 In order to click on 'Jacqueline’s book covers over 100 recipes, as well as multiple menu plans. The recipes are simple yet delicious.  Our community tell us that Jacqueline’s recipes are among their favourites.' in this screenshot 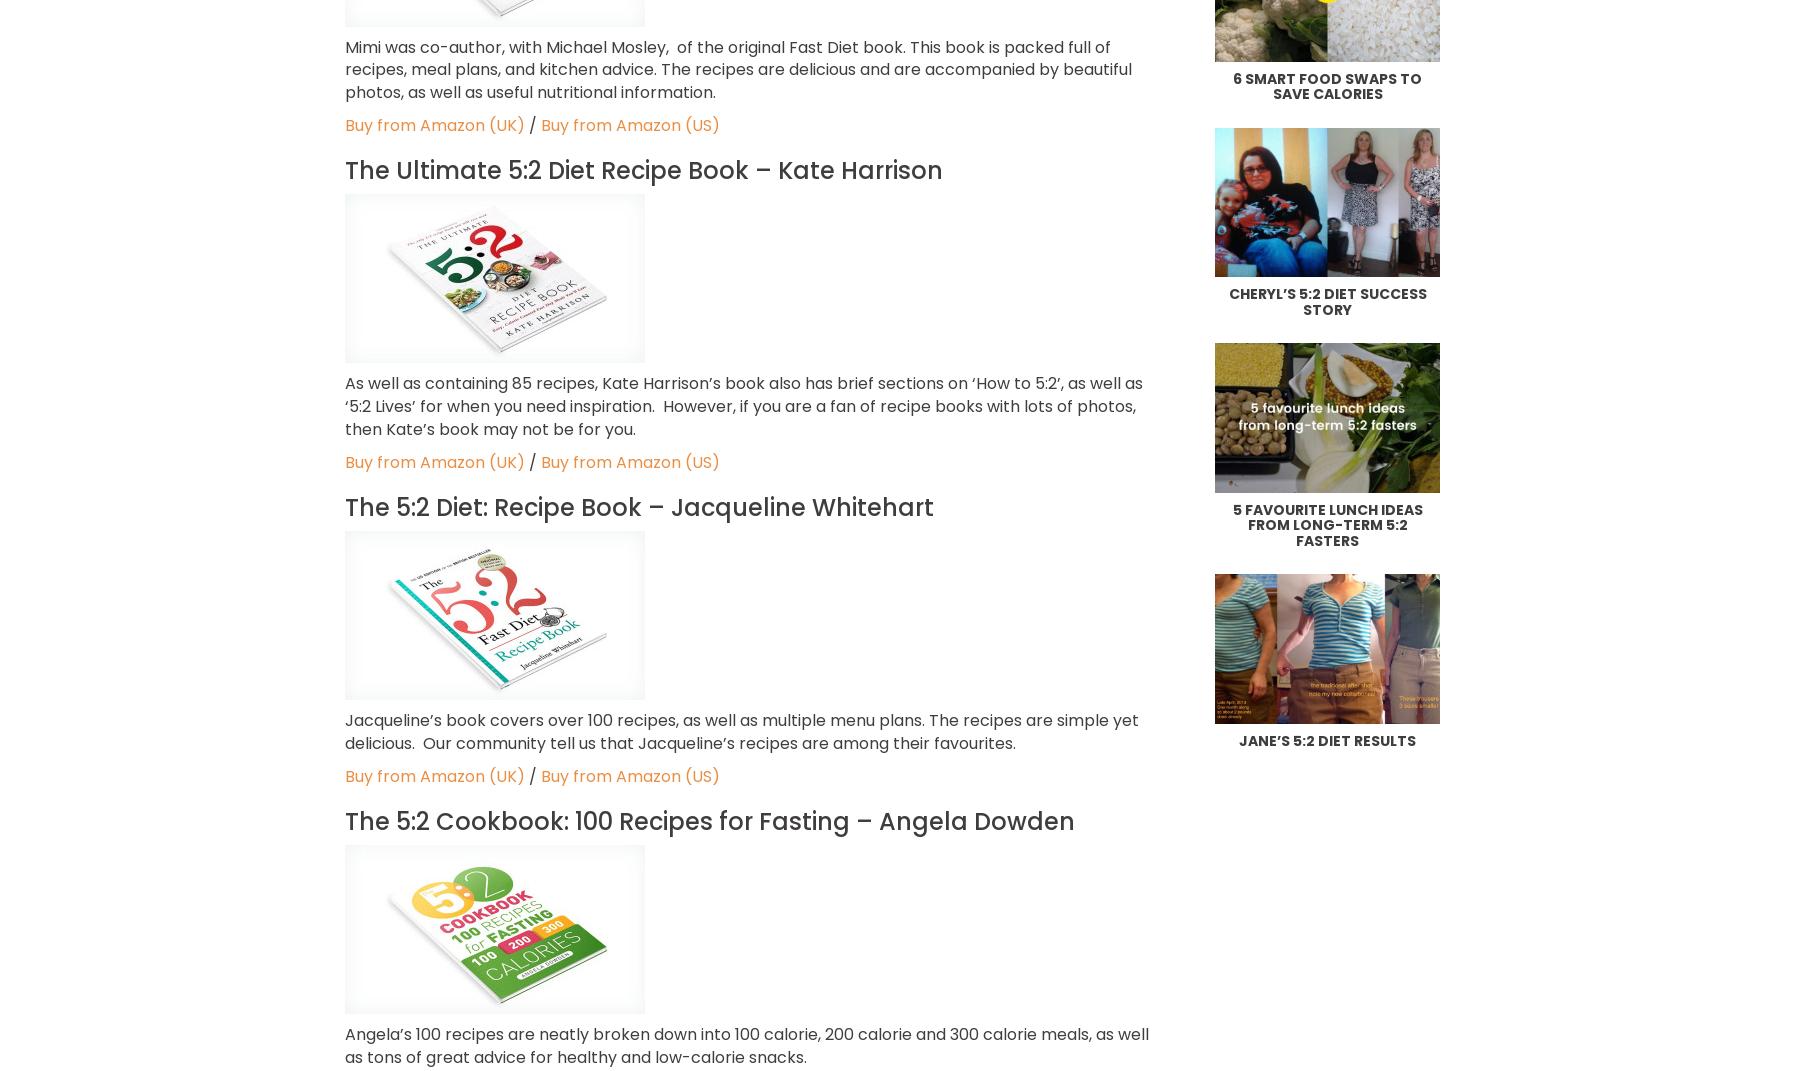, I will do `click(740, 731)`.